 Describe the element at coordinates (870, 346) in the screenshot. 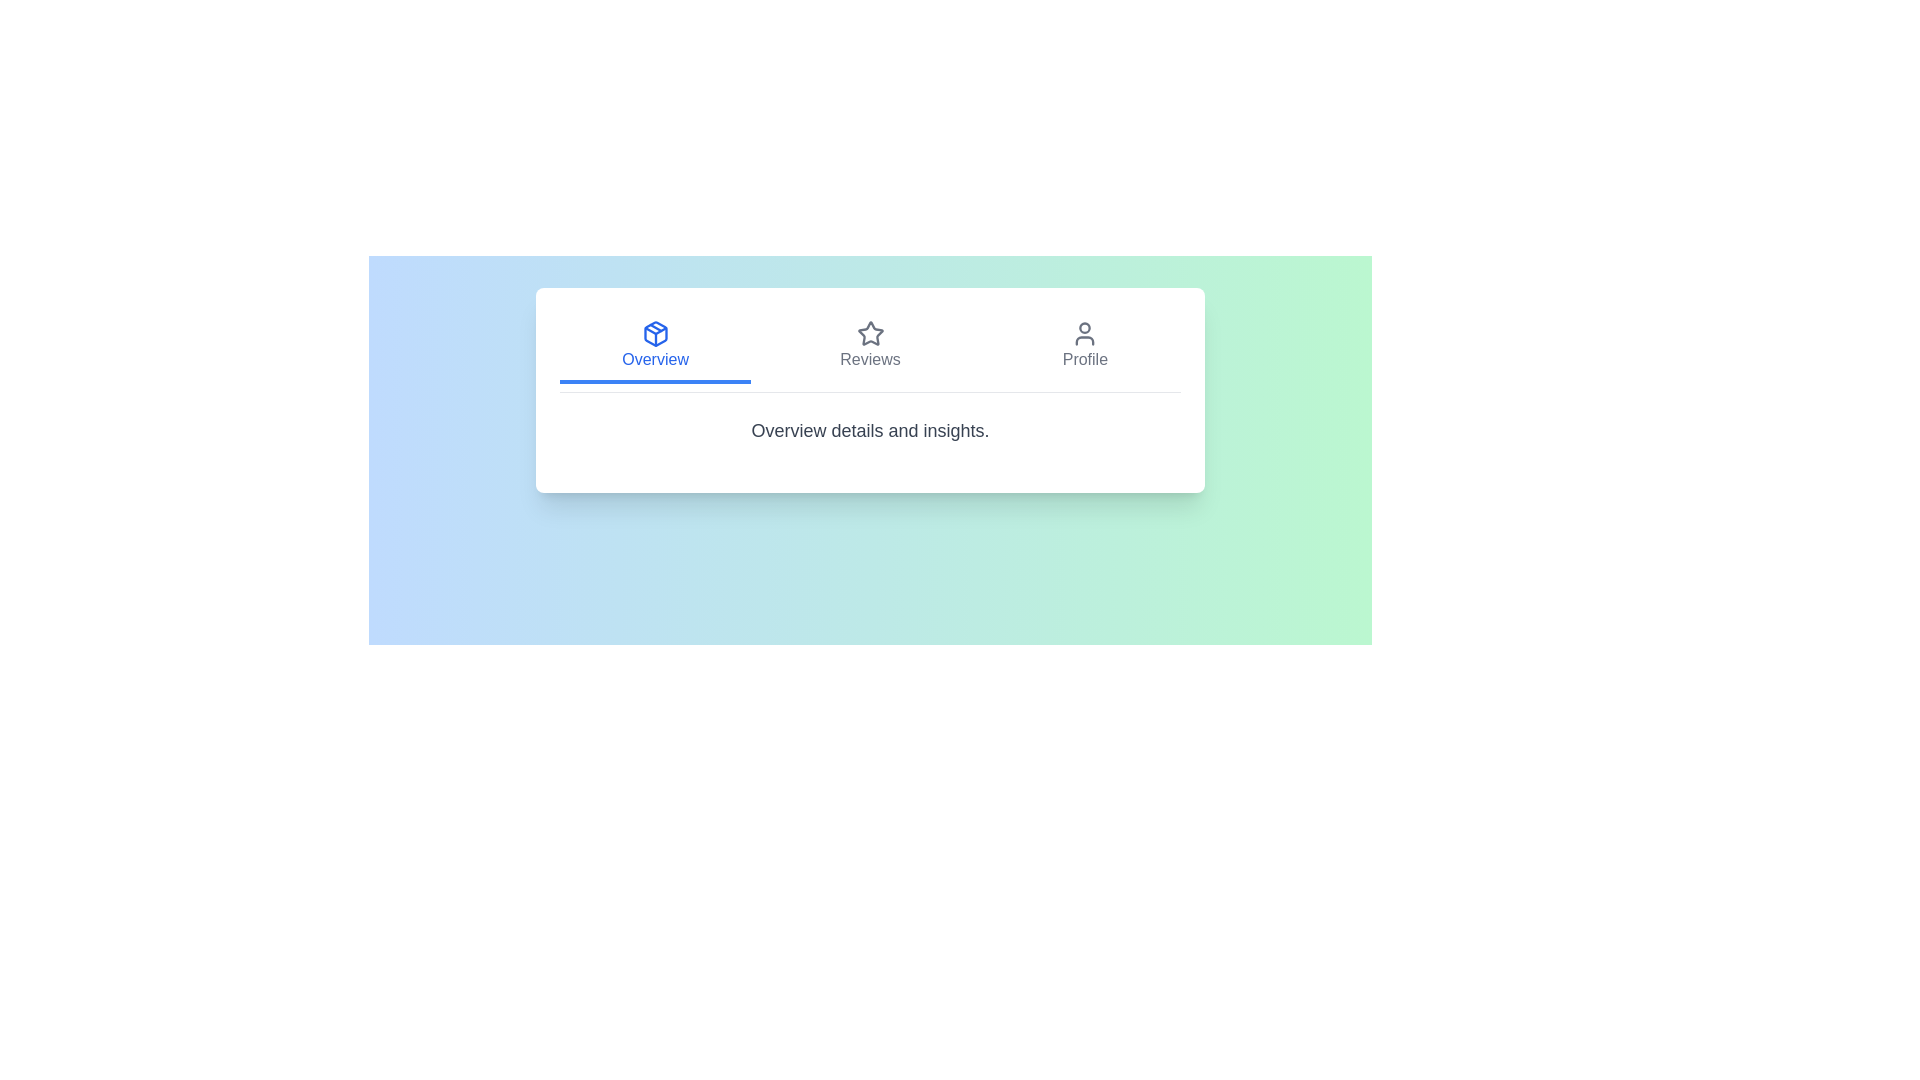

I see `the Reviews tab by clicking on it` at that location.